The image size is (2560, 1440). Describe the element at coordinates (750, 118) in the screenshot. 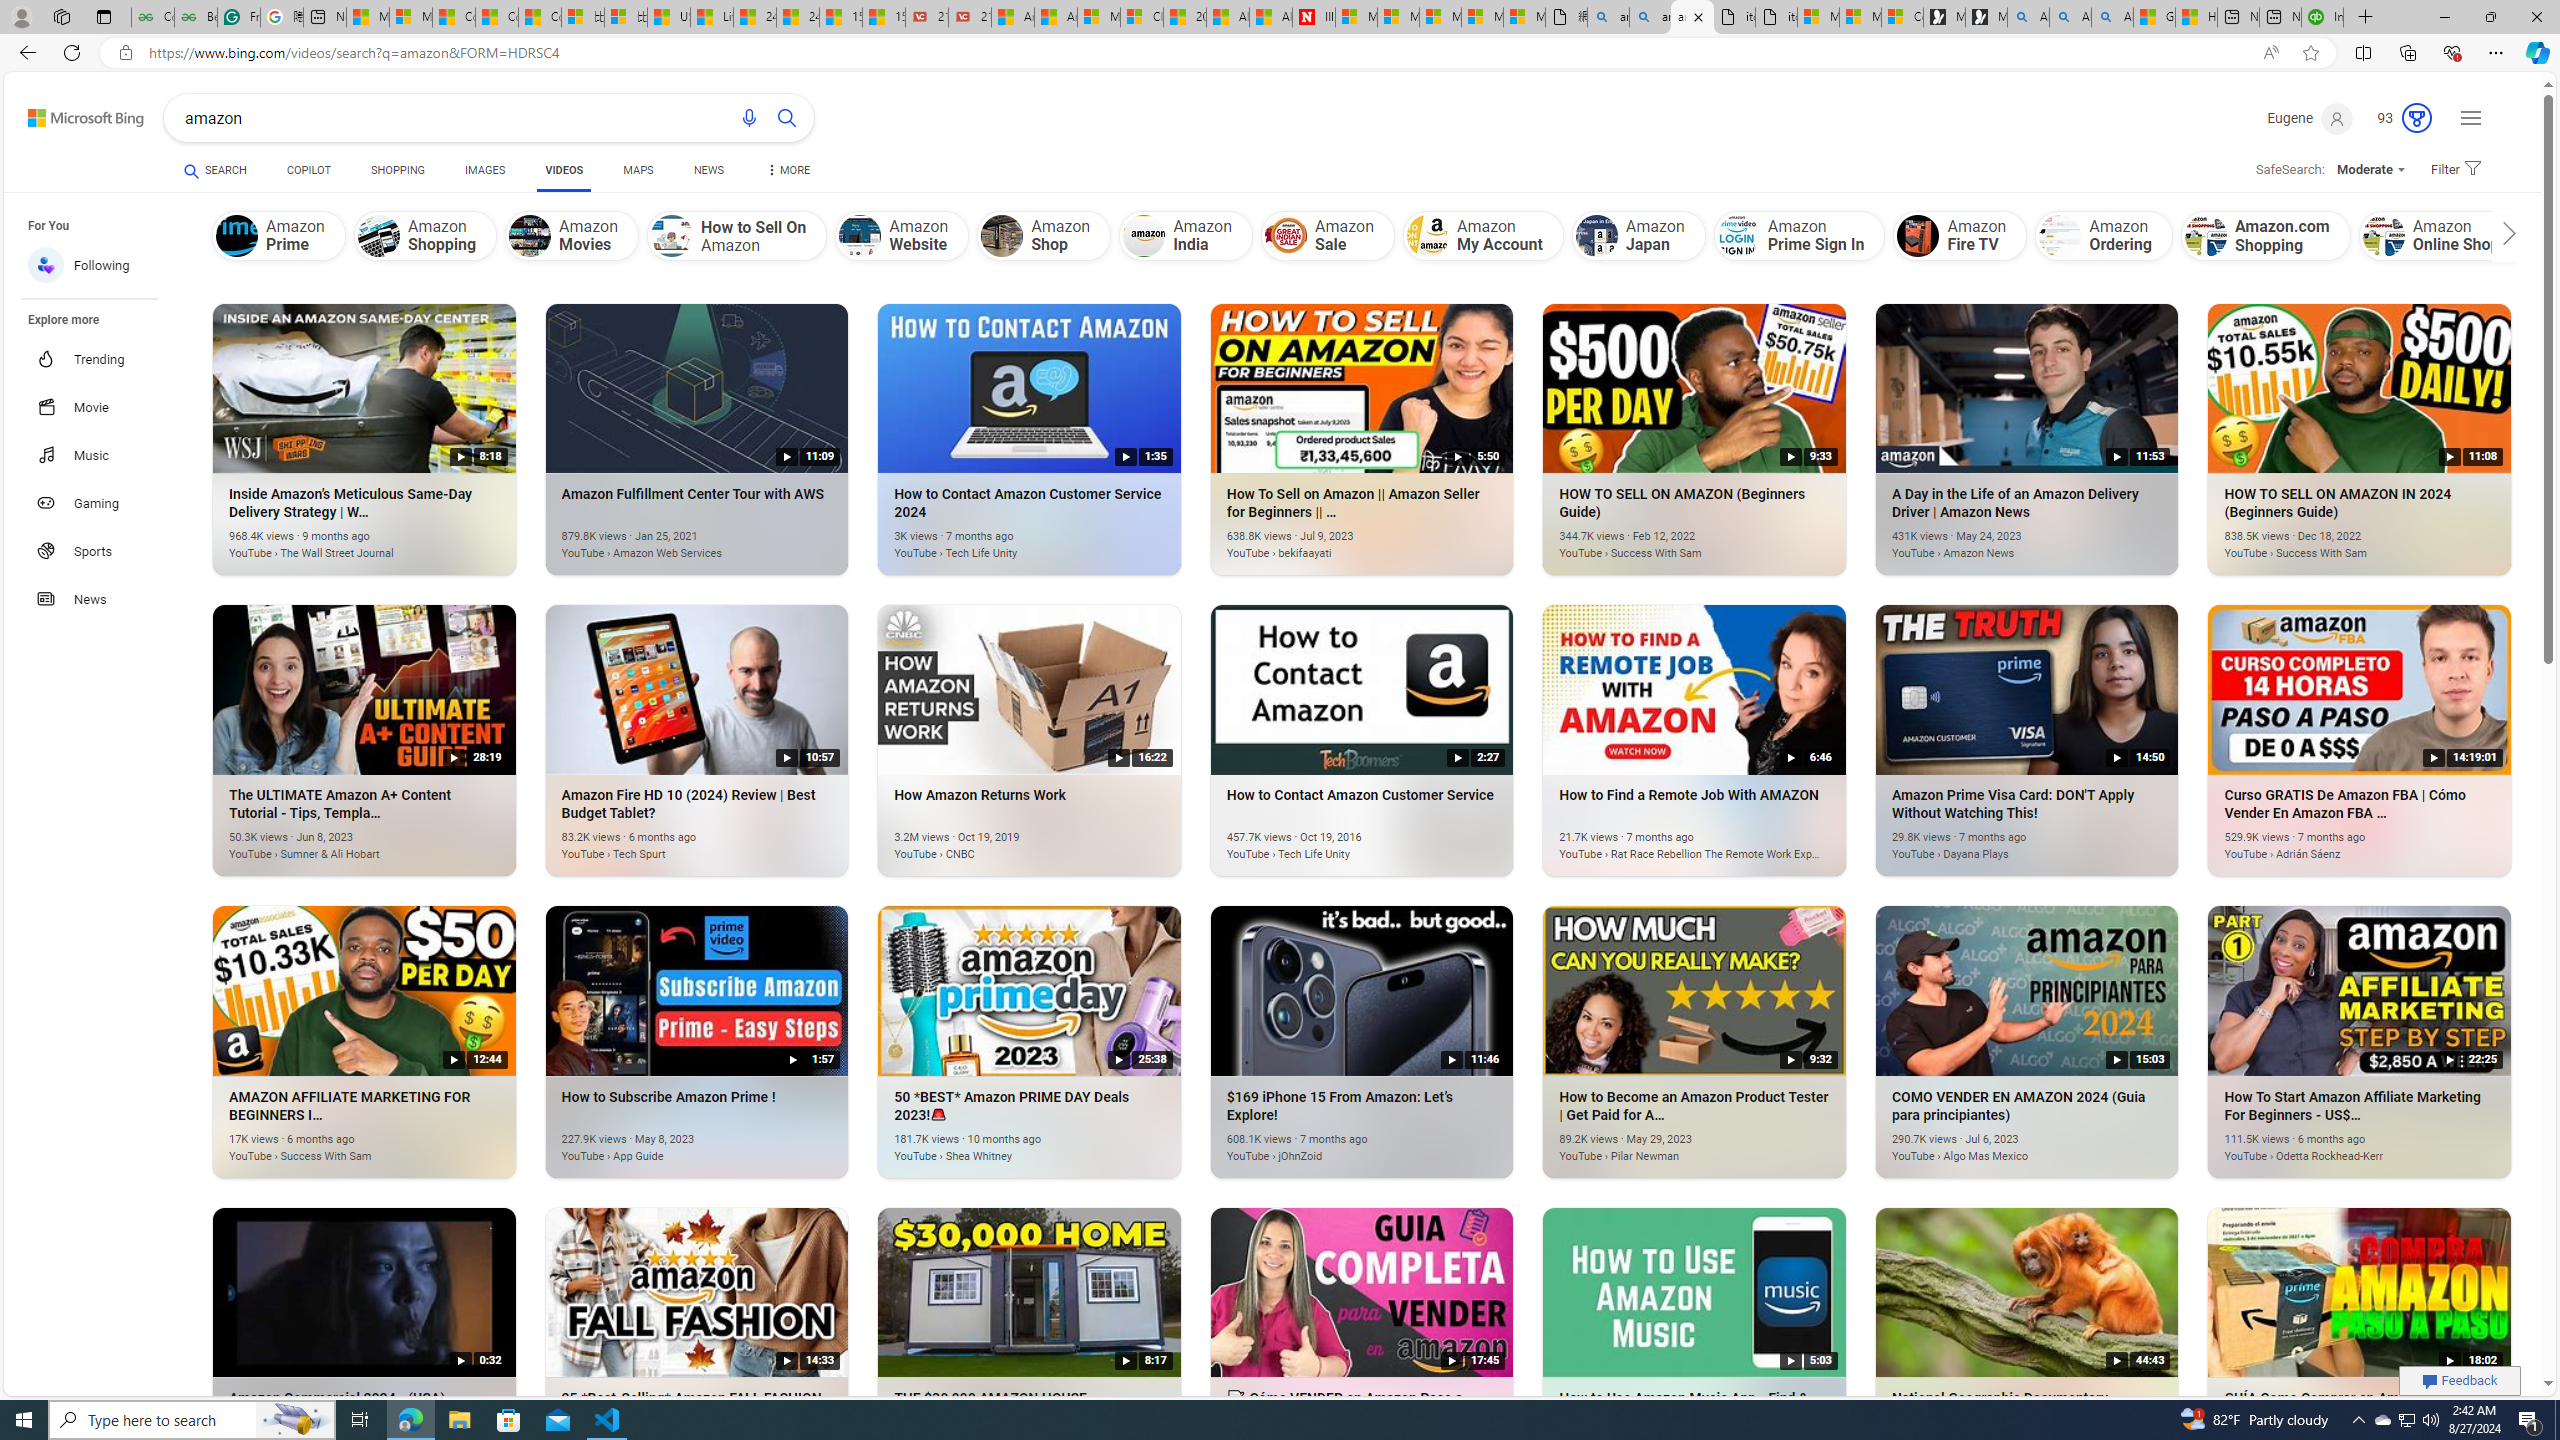

I see `'Search using voice'` at that location.